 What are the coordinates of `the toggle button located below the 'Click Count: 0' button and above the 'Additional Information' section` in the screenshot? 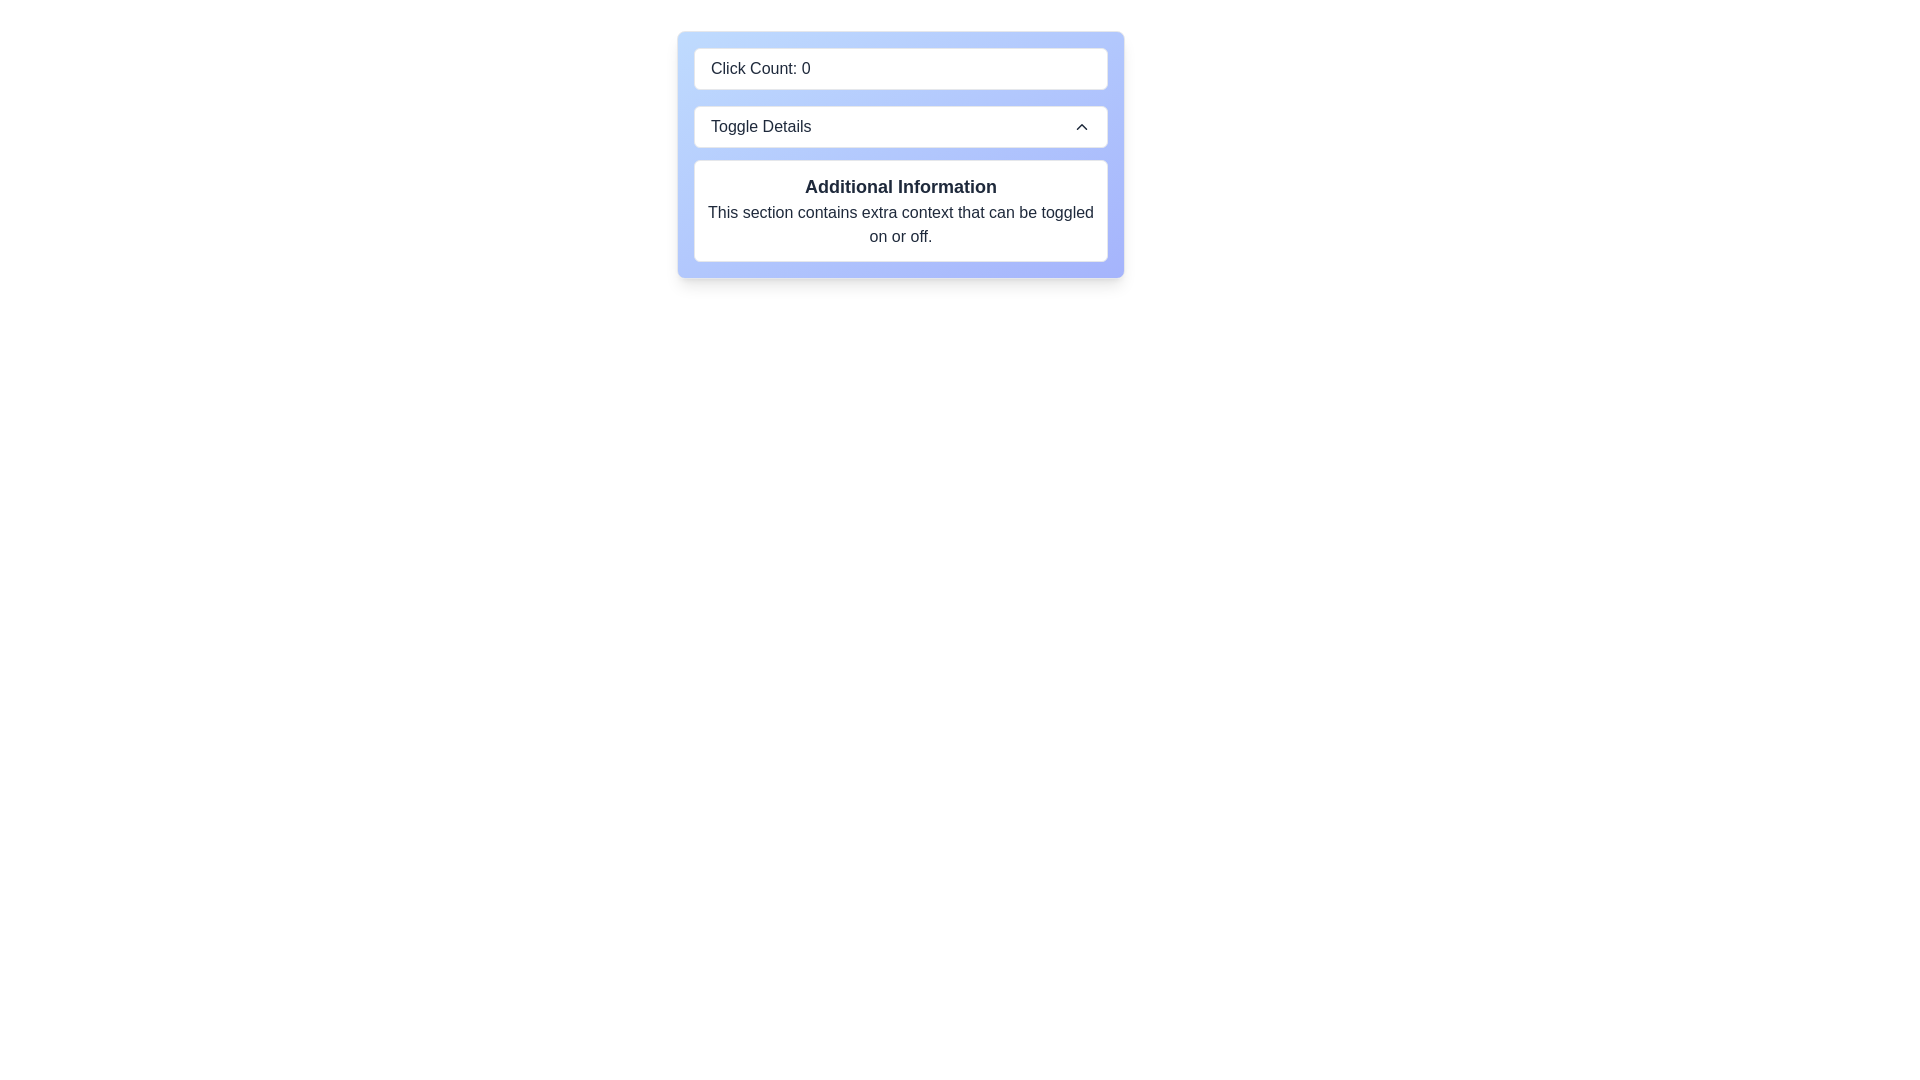 It's located at (900, 127).